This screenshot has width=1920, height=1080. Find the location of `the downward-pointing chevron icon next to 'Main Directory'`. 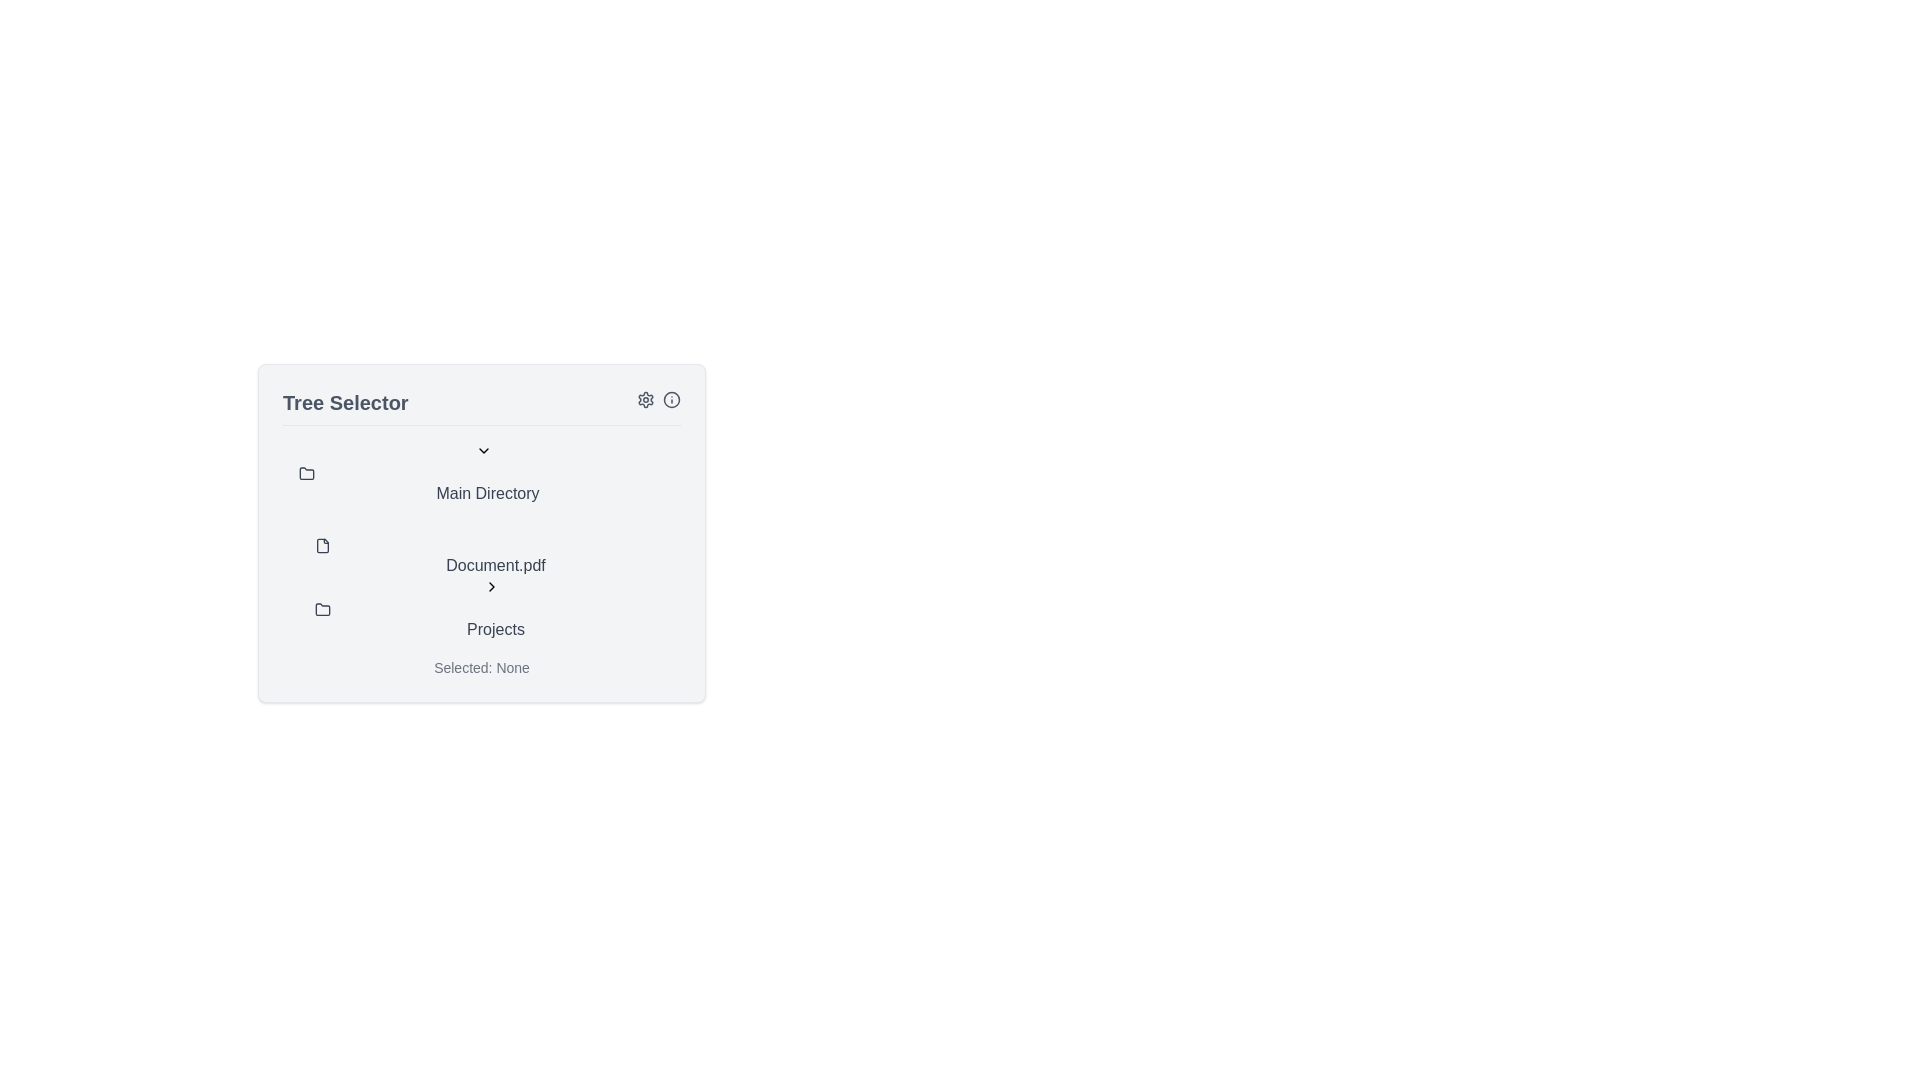

the downward-pointing chevron icon next to 'Main Directory' is located at coordinates (484, 451).